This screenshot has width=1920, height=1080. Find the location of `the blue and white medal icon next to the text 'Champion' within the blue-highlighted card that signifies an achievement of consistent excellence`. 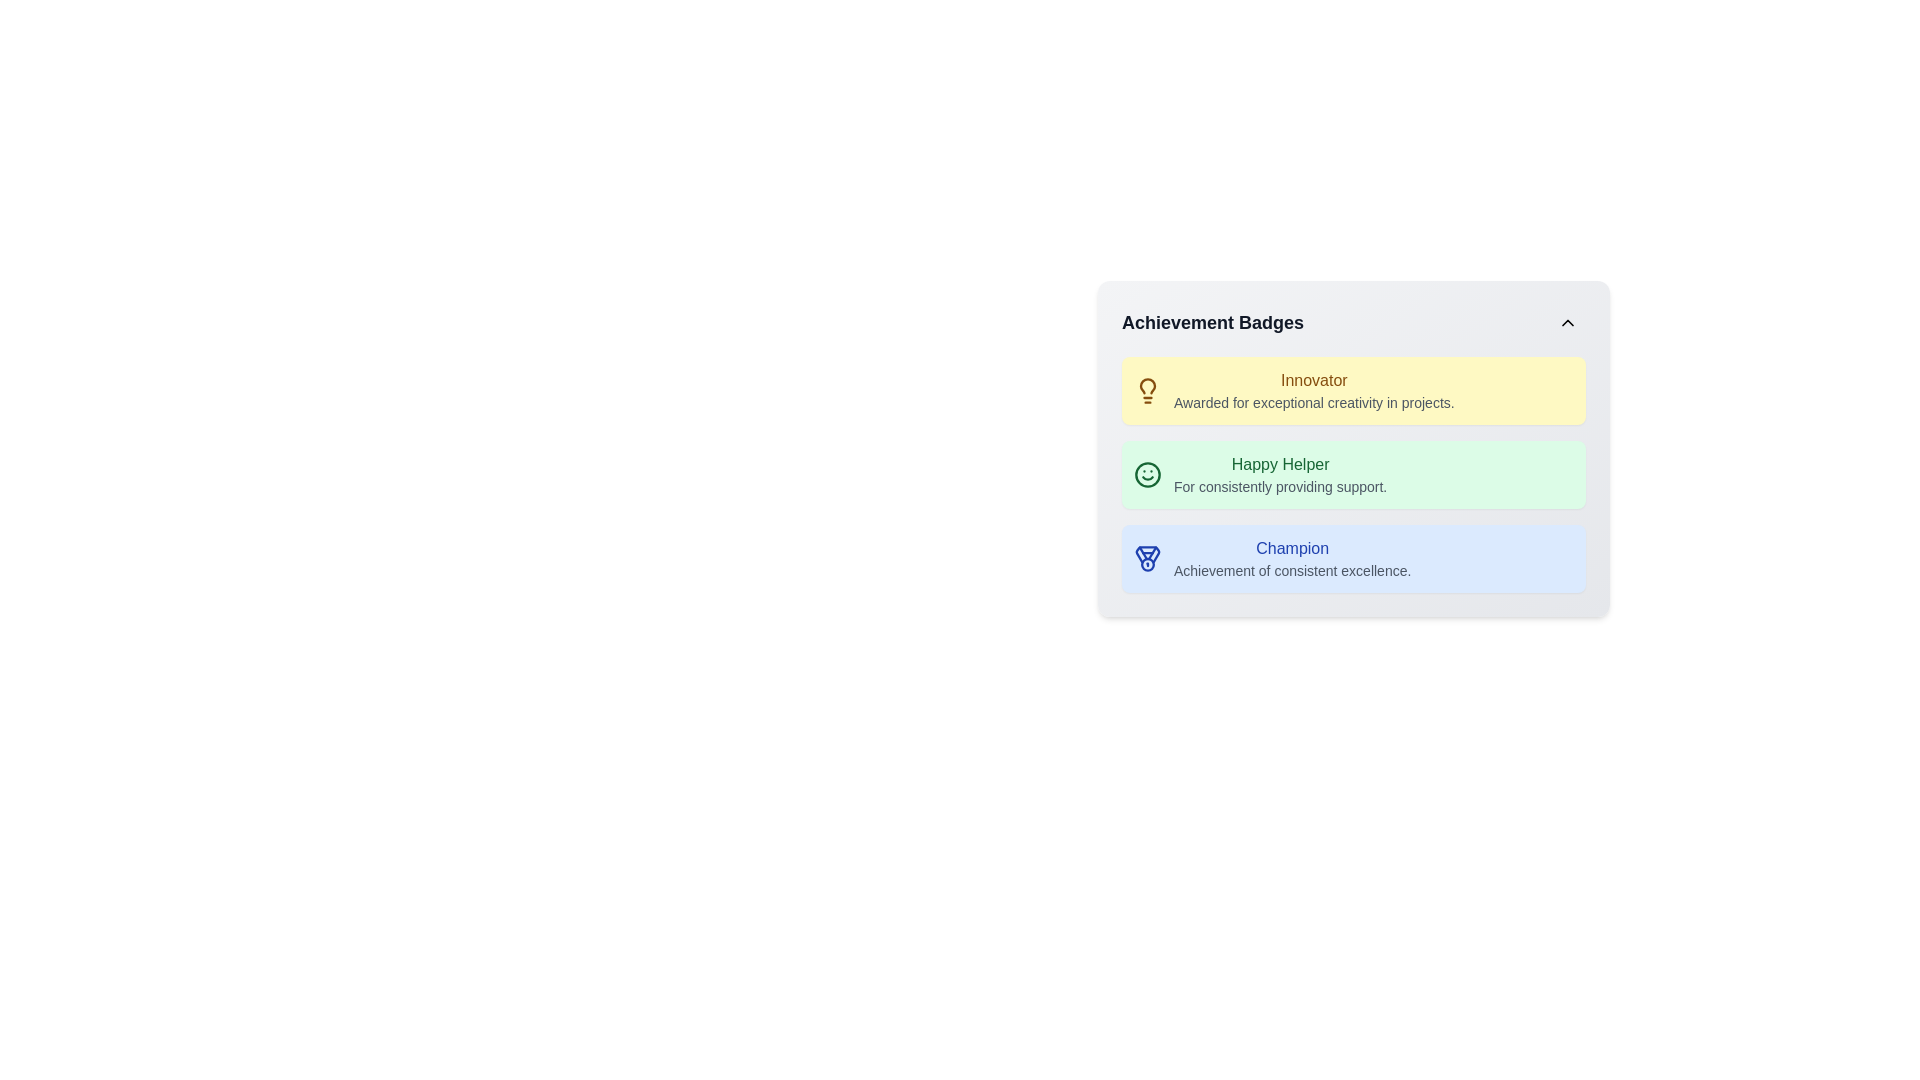

the blue and white medal icon next to the text 'Champion' within the blue-highlighted card that signifies an achievement of consistent excellence is located at coordinates (1147, 559).